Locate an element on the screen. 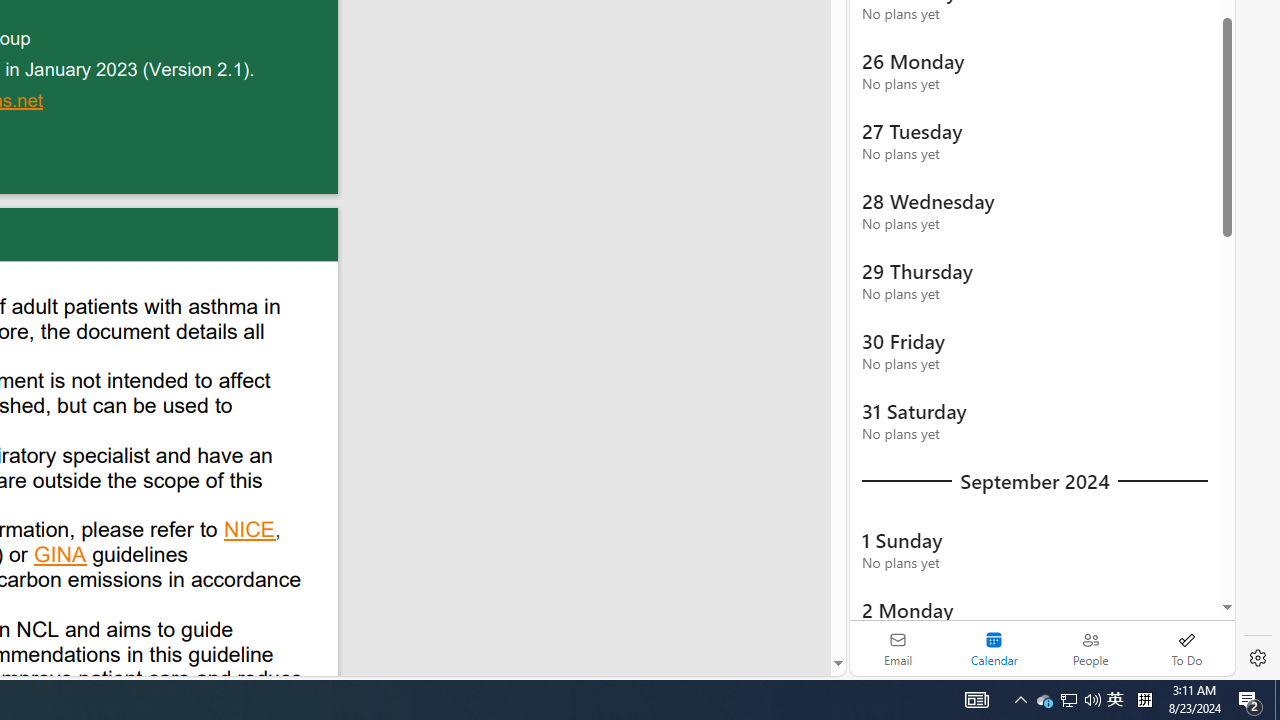 This screenshot has height=720, width=1280. 'GINA ' is located at coordinates (61, 557).